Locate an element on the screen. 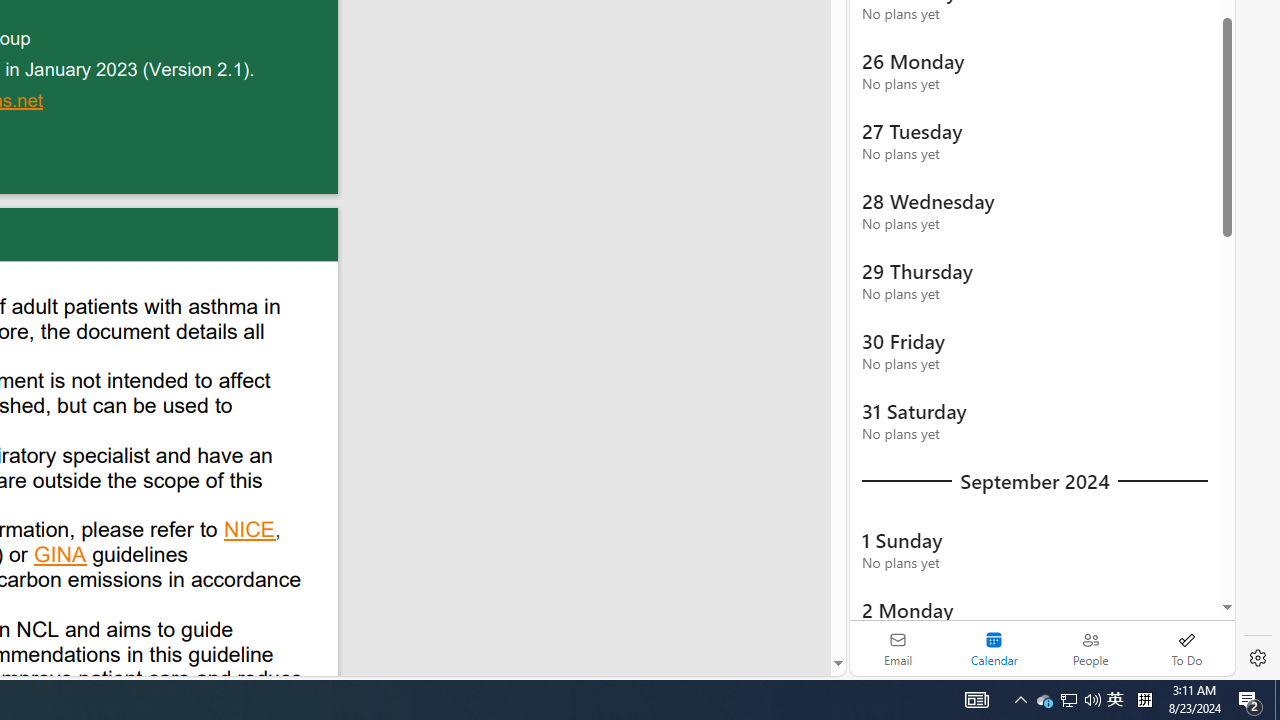 This screenshot has height=720, width=1280. 'GINA ' is located at coordinates (61, 557).